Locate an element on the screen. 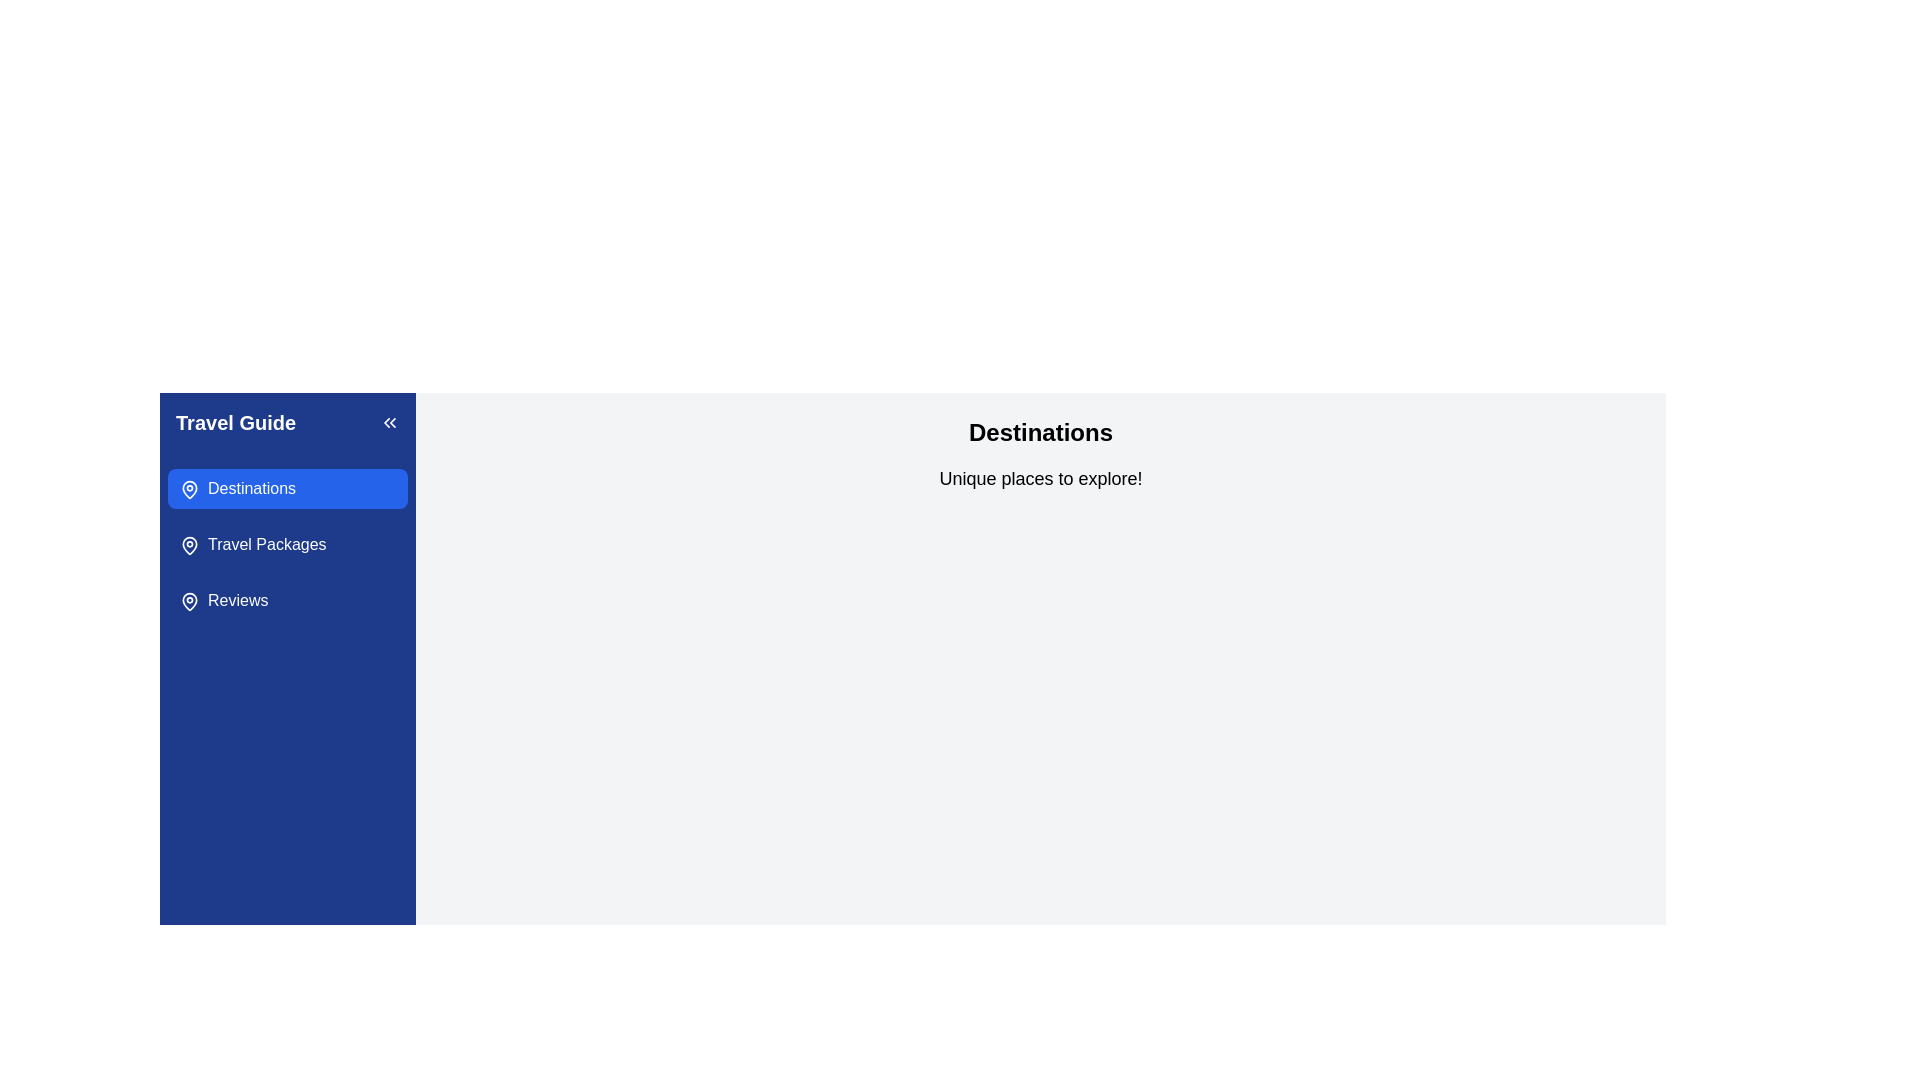 This screenshot has height=1080, width=1920. the text element displaying 'Travel Guide' which is styled in large, bold white font on a blue background, located at the top-left corner of the sidebar is located at coordinates (235, 422).